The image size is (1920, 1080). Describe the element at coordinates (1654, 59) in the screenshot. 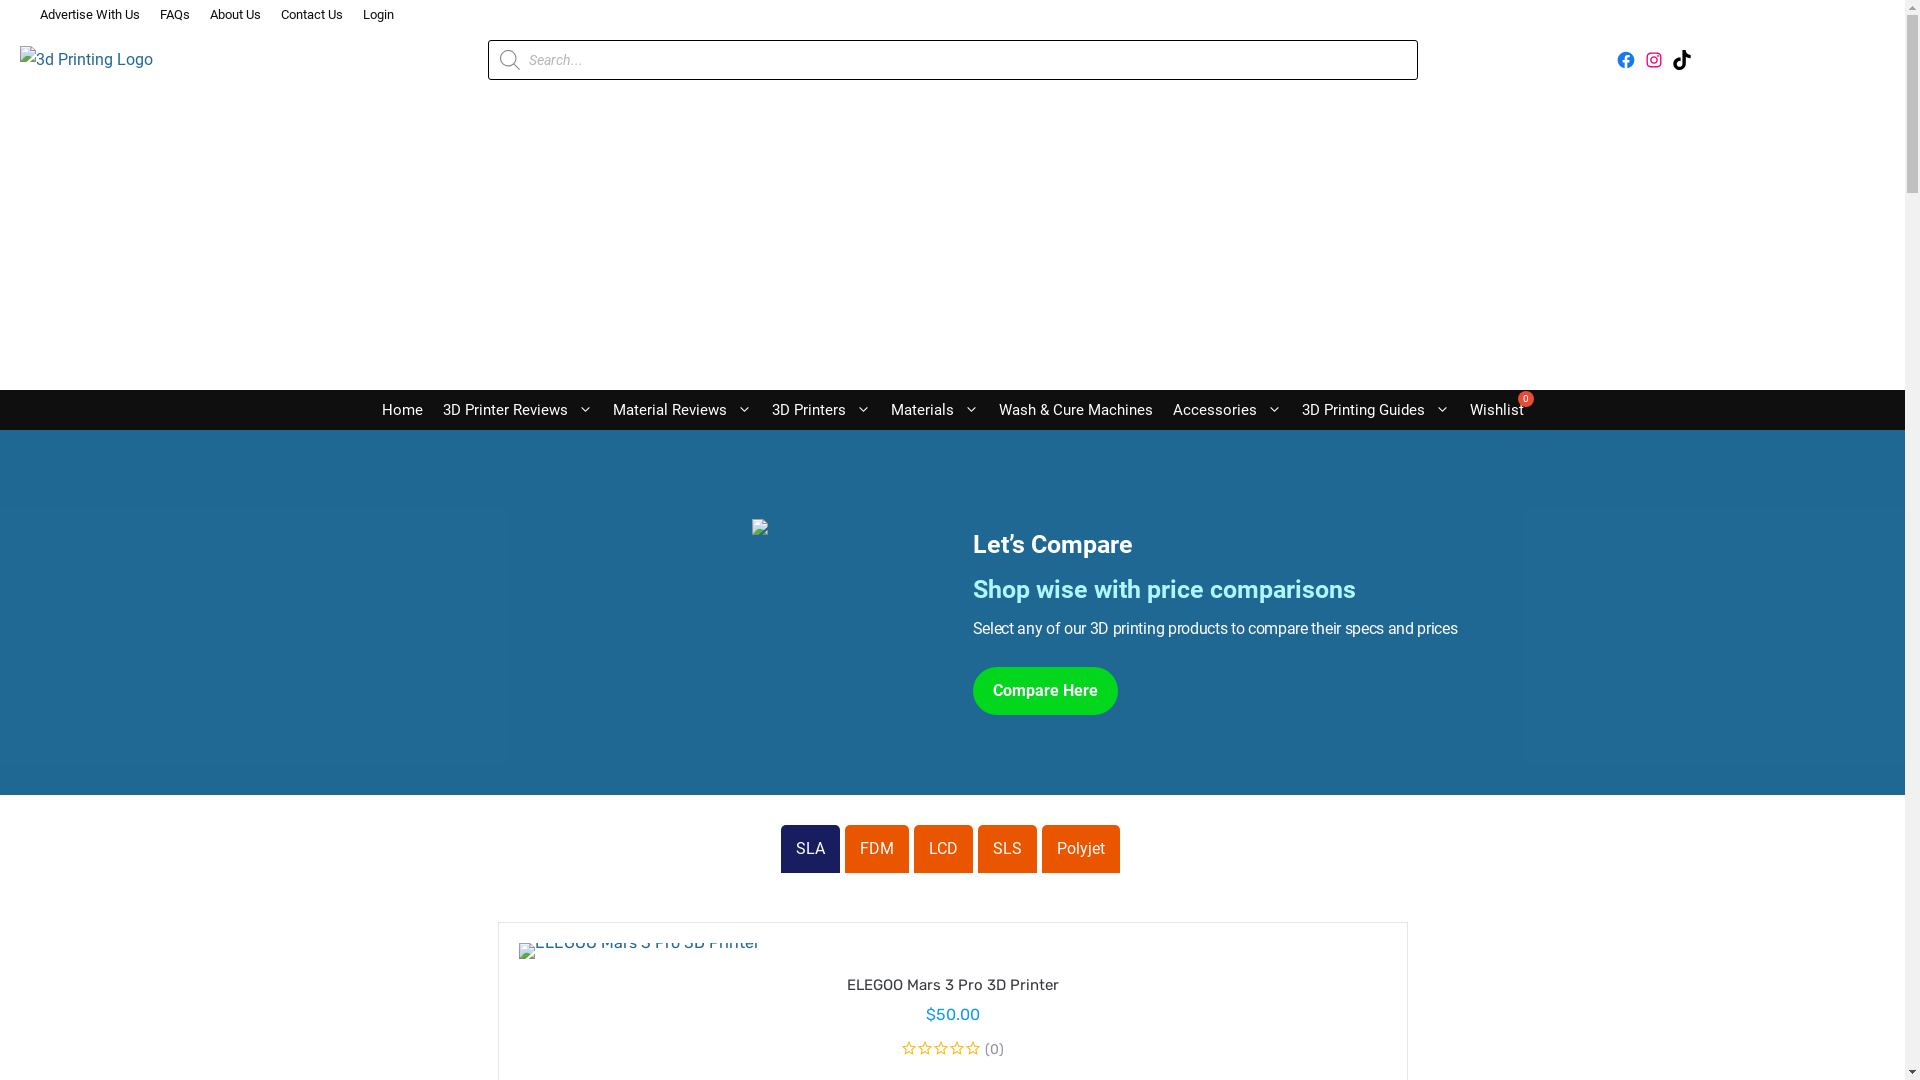

I see `'Instagram'` at that location.